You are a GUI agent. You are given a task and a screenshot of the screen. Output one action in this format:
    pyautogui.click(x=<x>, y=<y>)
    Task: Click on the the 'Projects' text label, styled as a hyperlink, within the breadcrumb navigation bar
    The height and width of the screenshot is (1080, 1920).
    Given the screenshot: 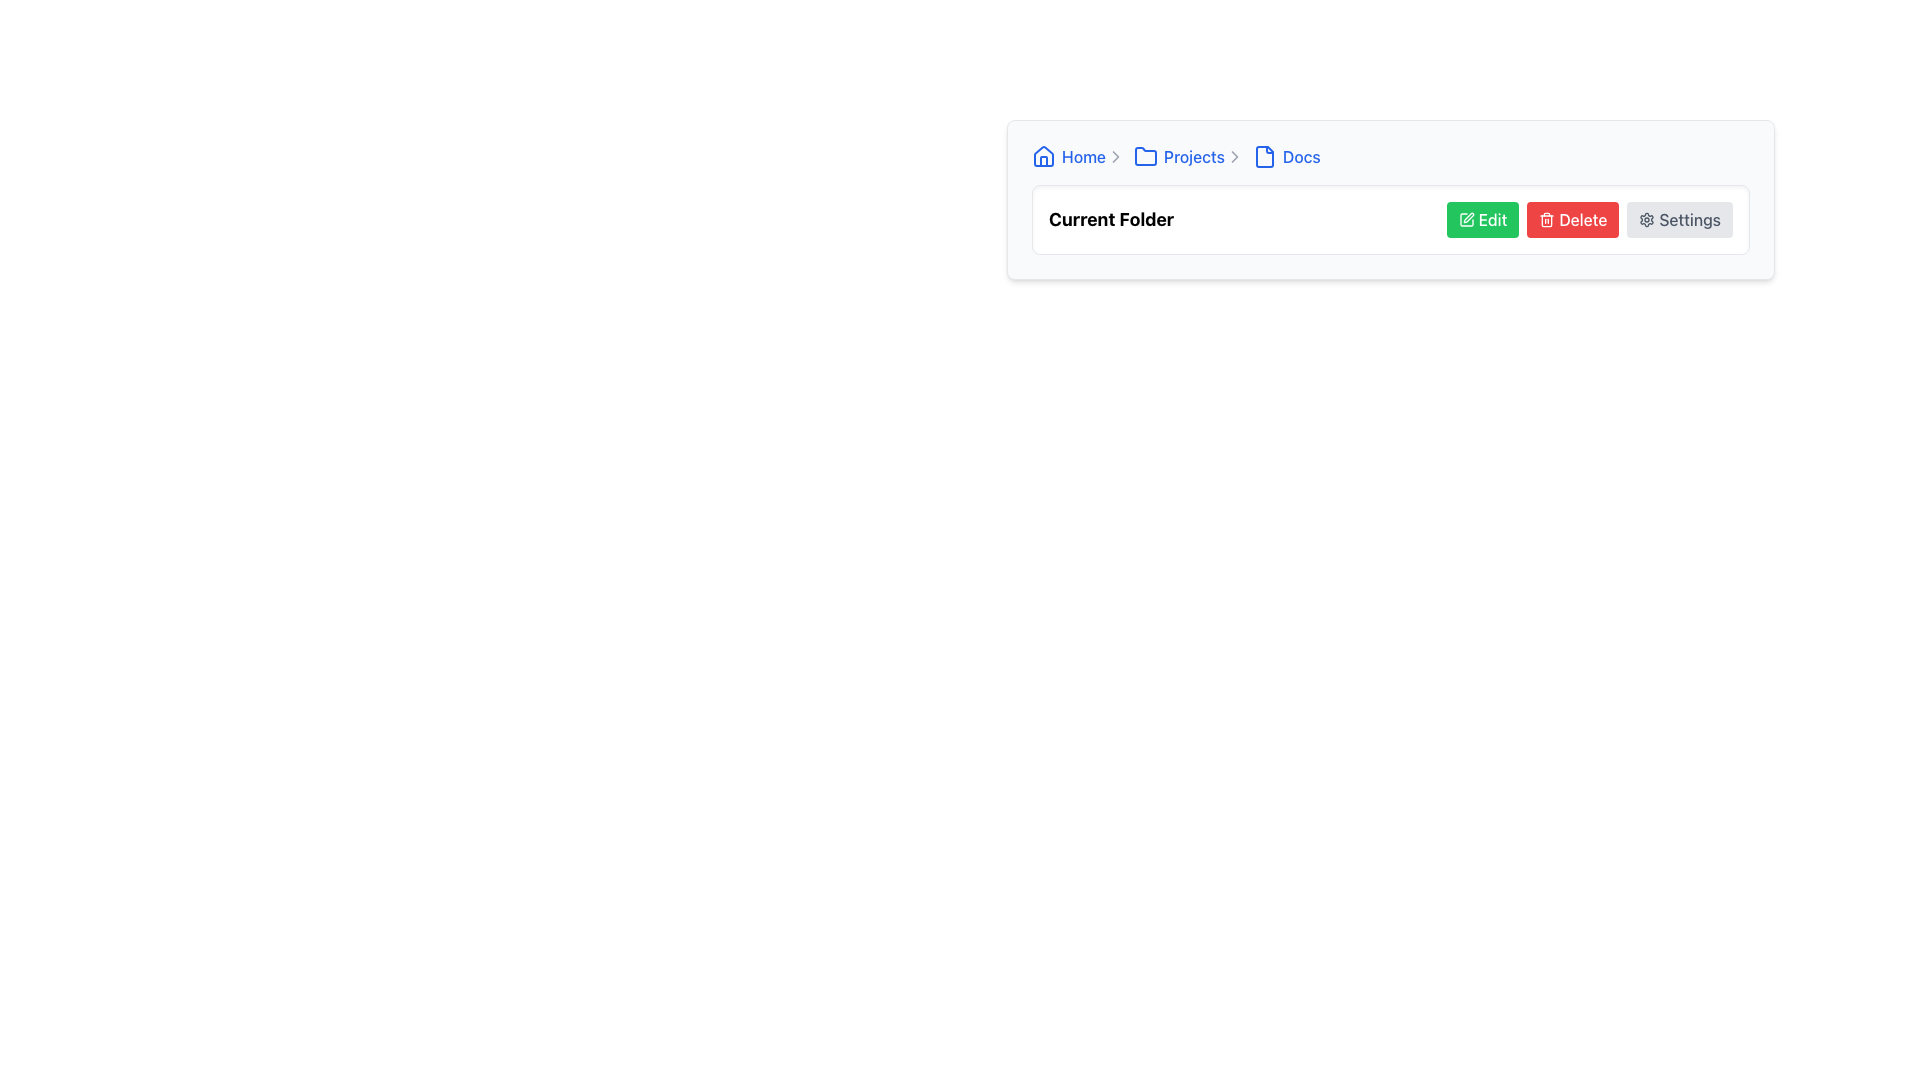 What is the action you would take?
    pyautogui.click(x=1194, y=156)
    